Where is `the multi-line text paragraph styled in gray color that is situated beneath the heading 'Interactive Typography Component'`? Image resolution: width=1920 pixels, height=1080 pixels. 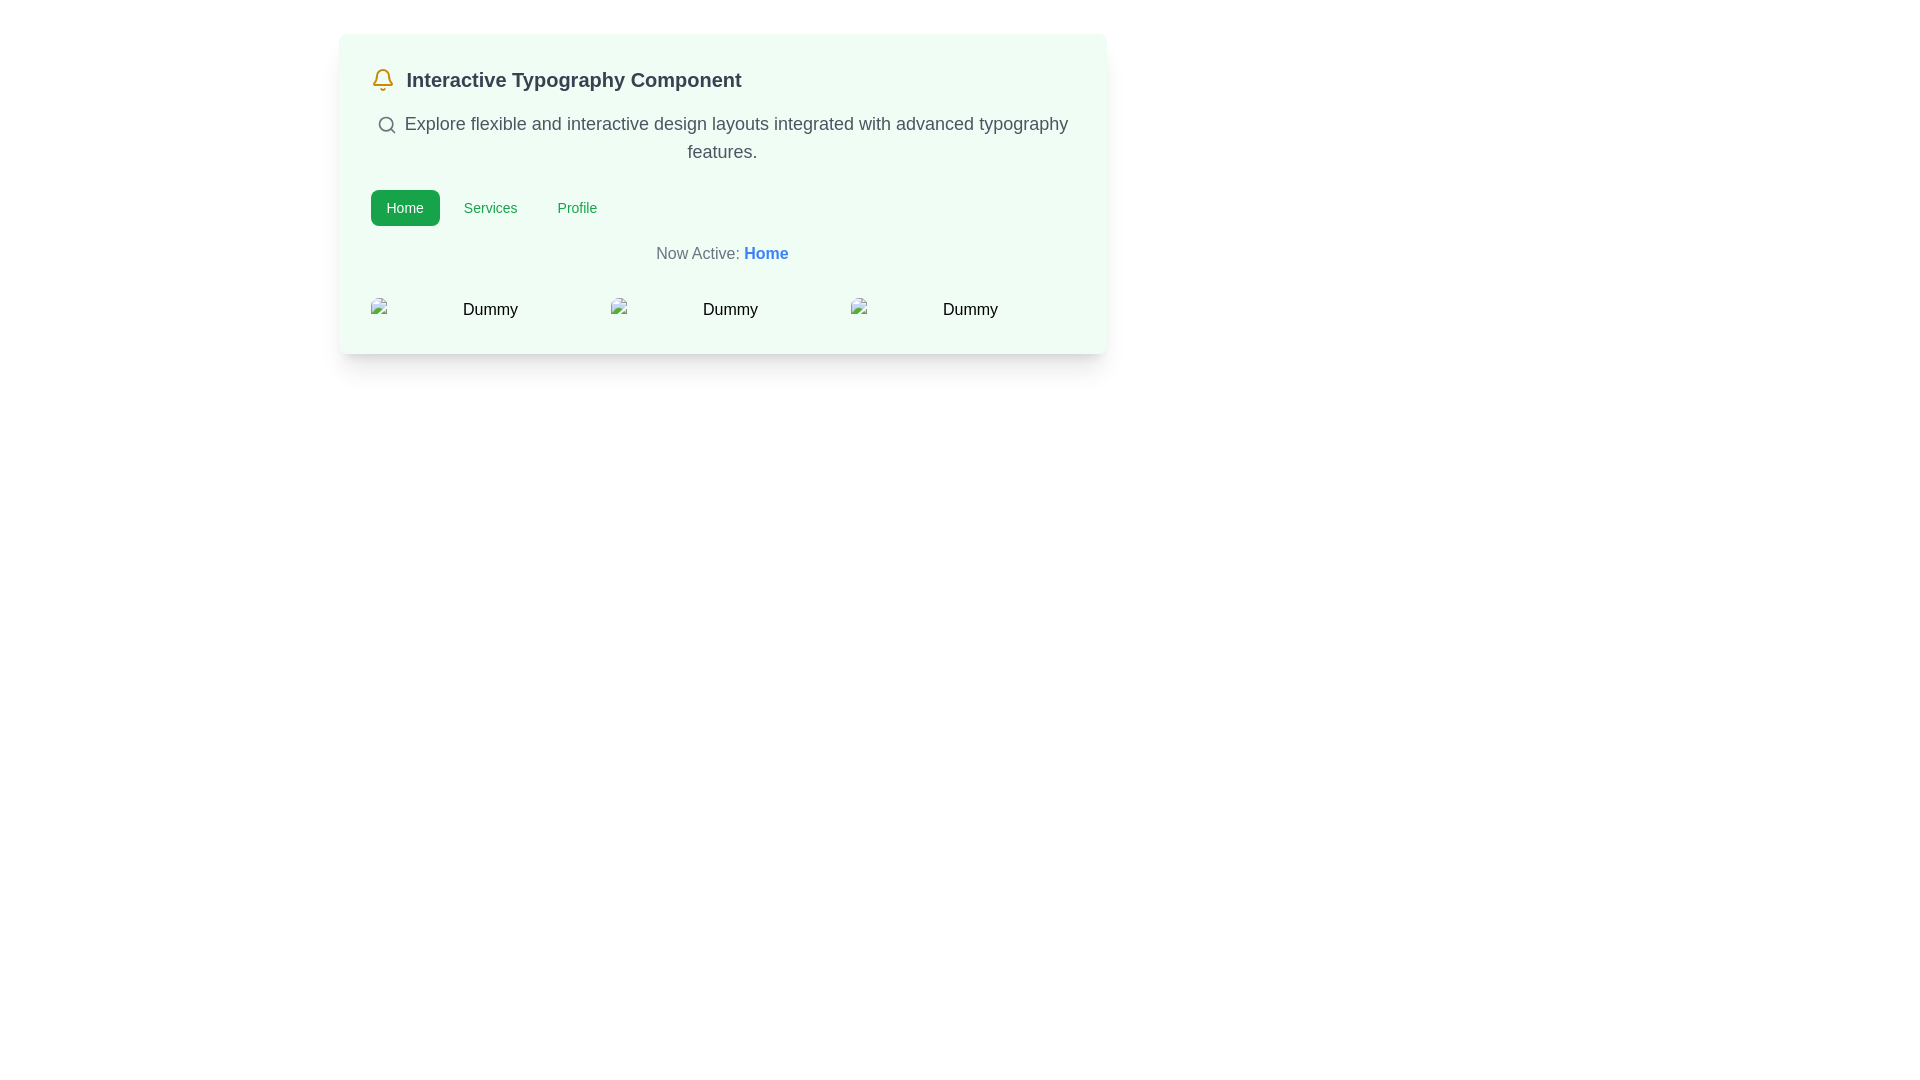 the multi-line text paragraph styled in gray color that is situated beneath the heading 'Interactive Typography Component' is located at coordinates (721, 137).